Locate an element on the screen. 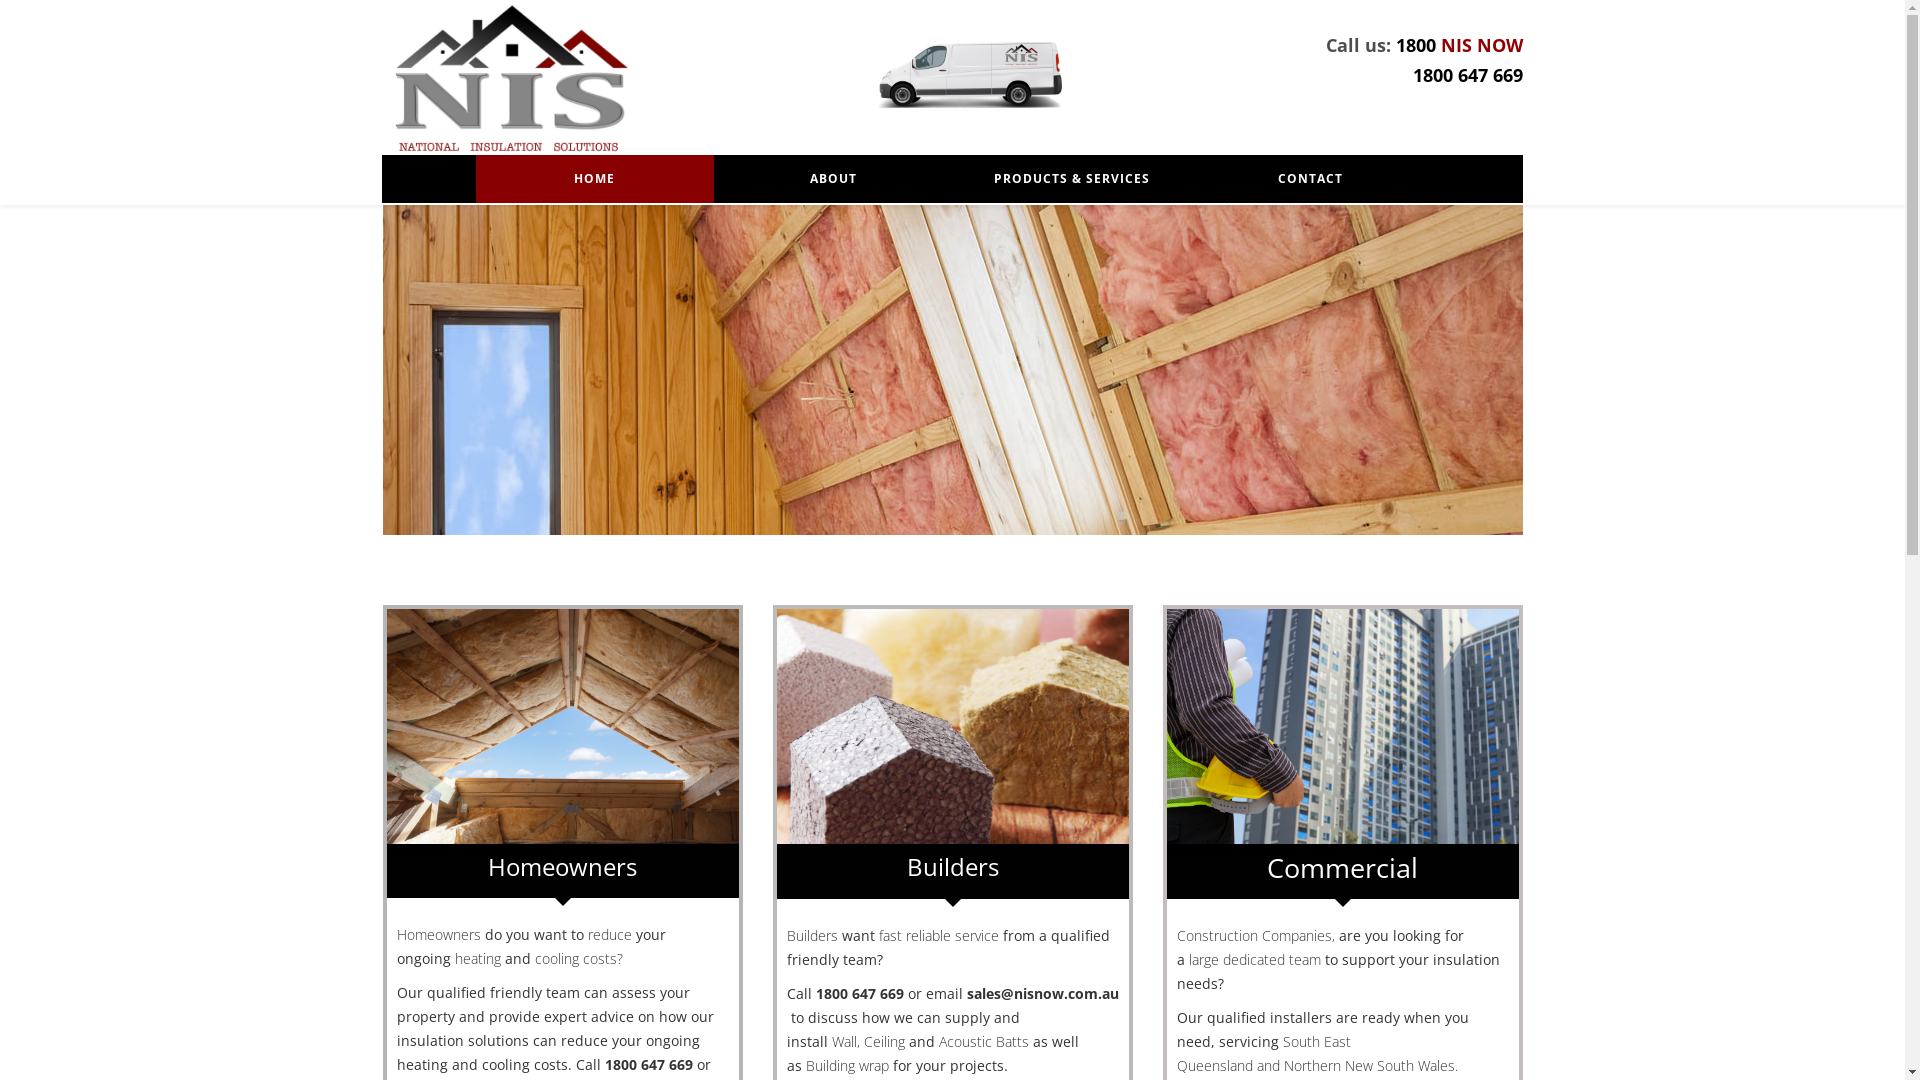 Image resolution: width=1920 pixels, height=1080 pixels. 'CONTACT' is located at coordinates (1310, 177).